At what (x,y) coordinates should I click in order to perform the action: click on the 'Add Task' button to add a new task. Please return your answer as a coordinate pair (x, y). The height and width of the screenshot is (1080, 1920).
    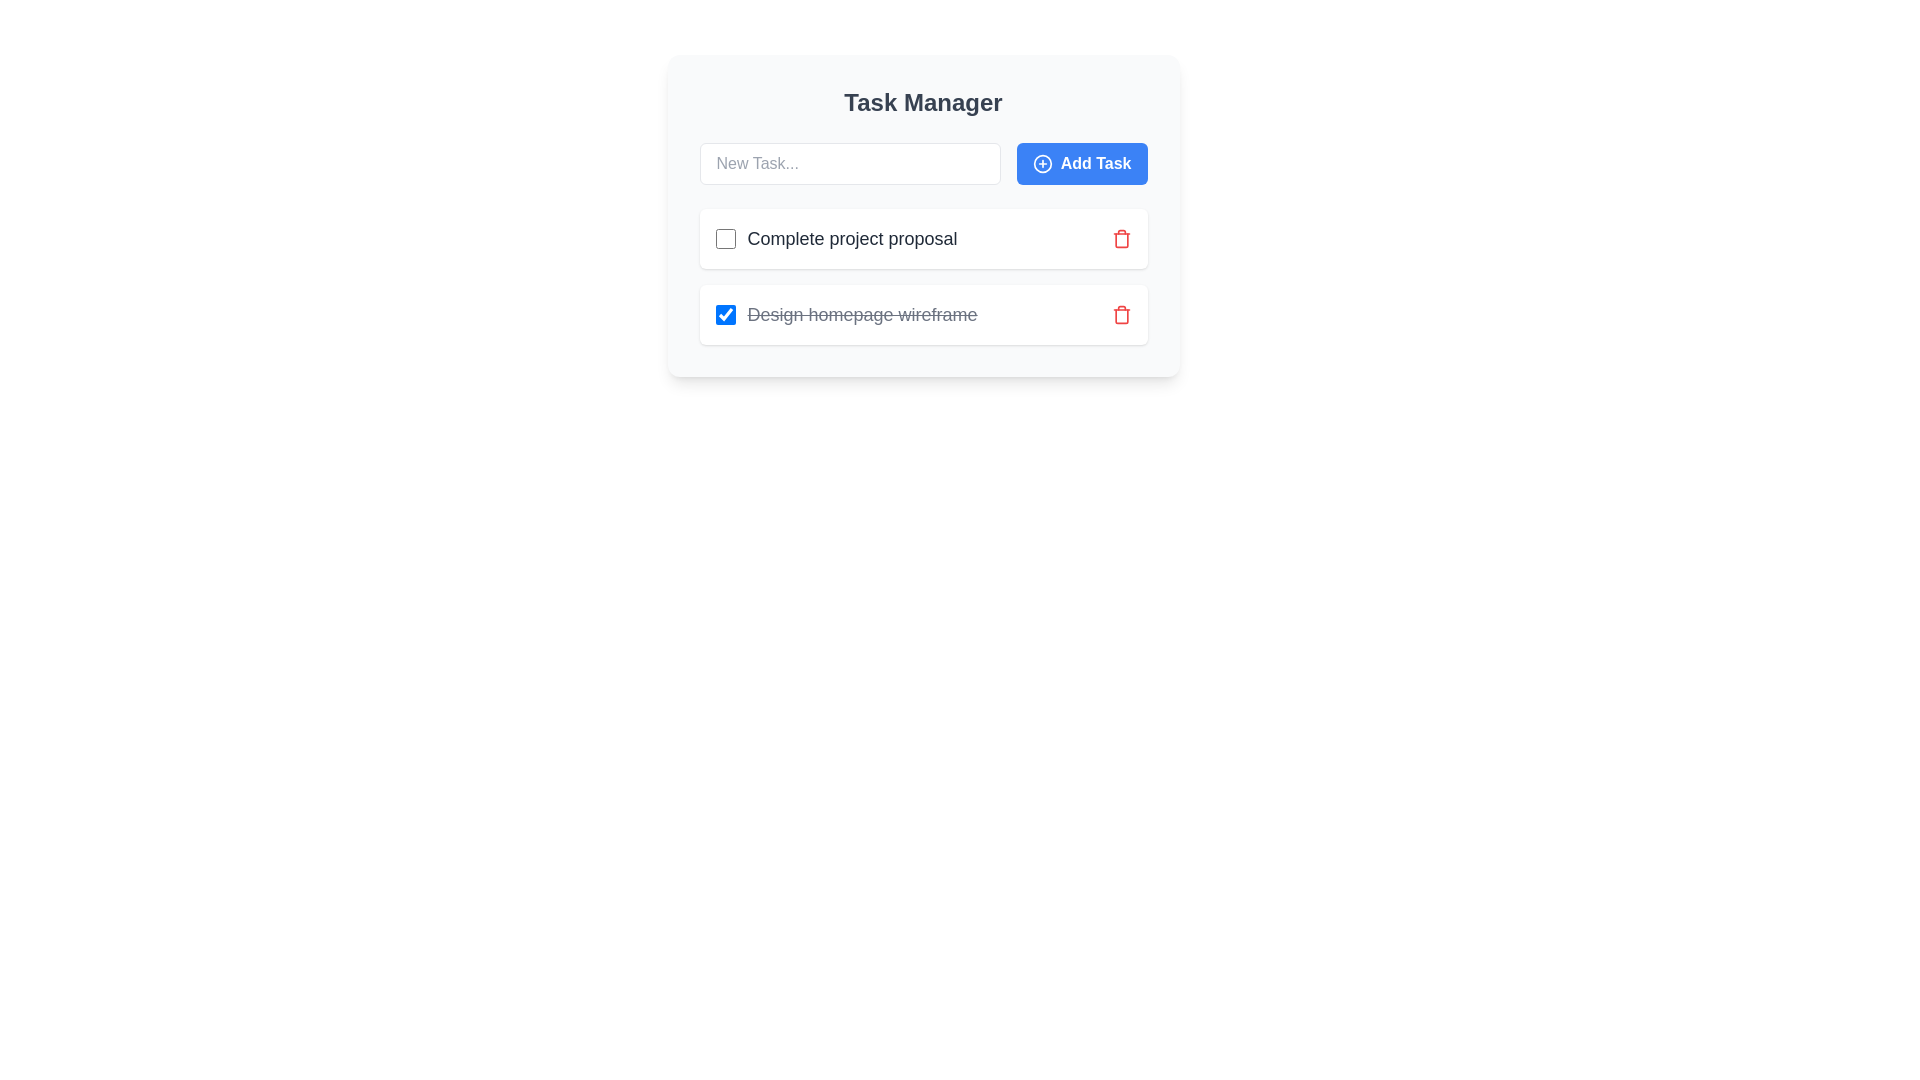
    Looking at the image, I should click on (1080, 163).